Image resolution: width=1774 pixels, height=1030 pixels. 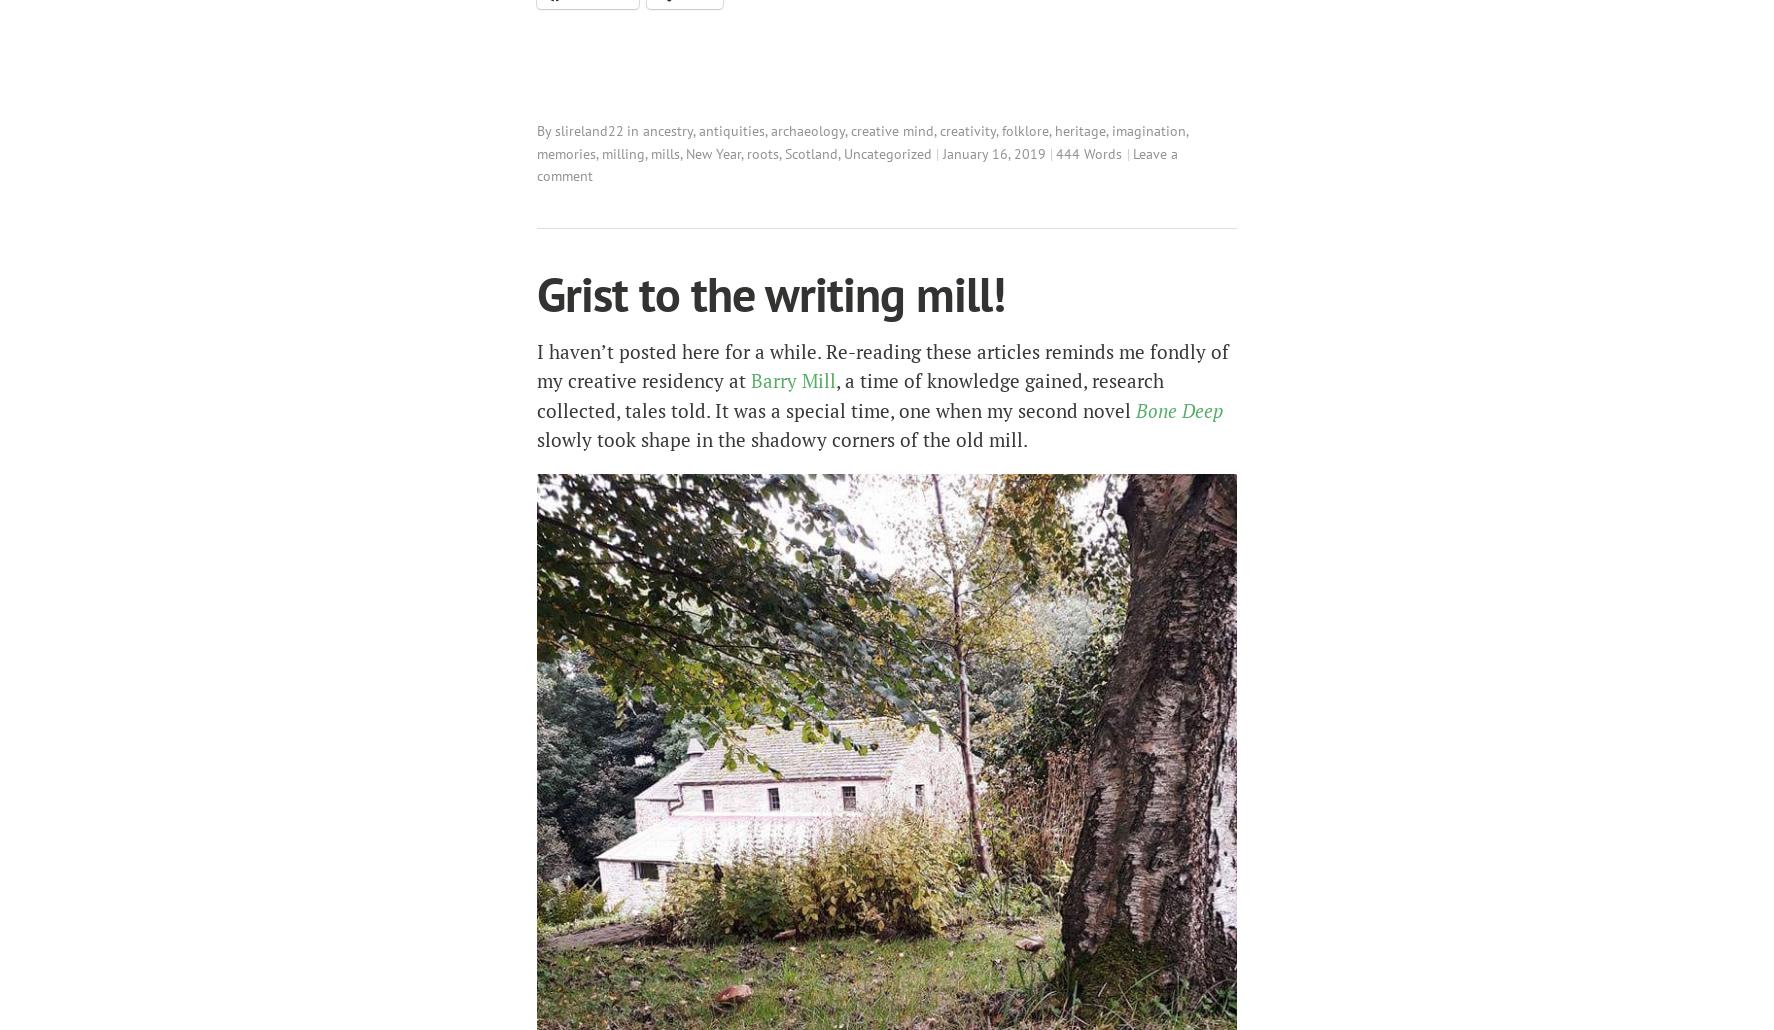 What do you see at coordinates (850, 395) in the screenshot?
I see `', a time of knowledge gained, research collected, tales told. It was a special time, one when my second novel'` at bounding box center [850, 395].